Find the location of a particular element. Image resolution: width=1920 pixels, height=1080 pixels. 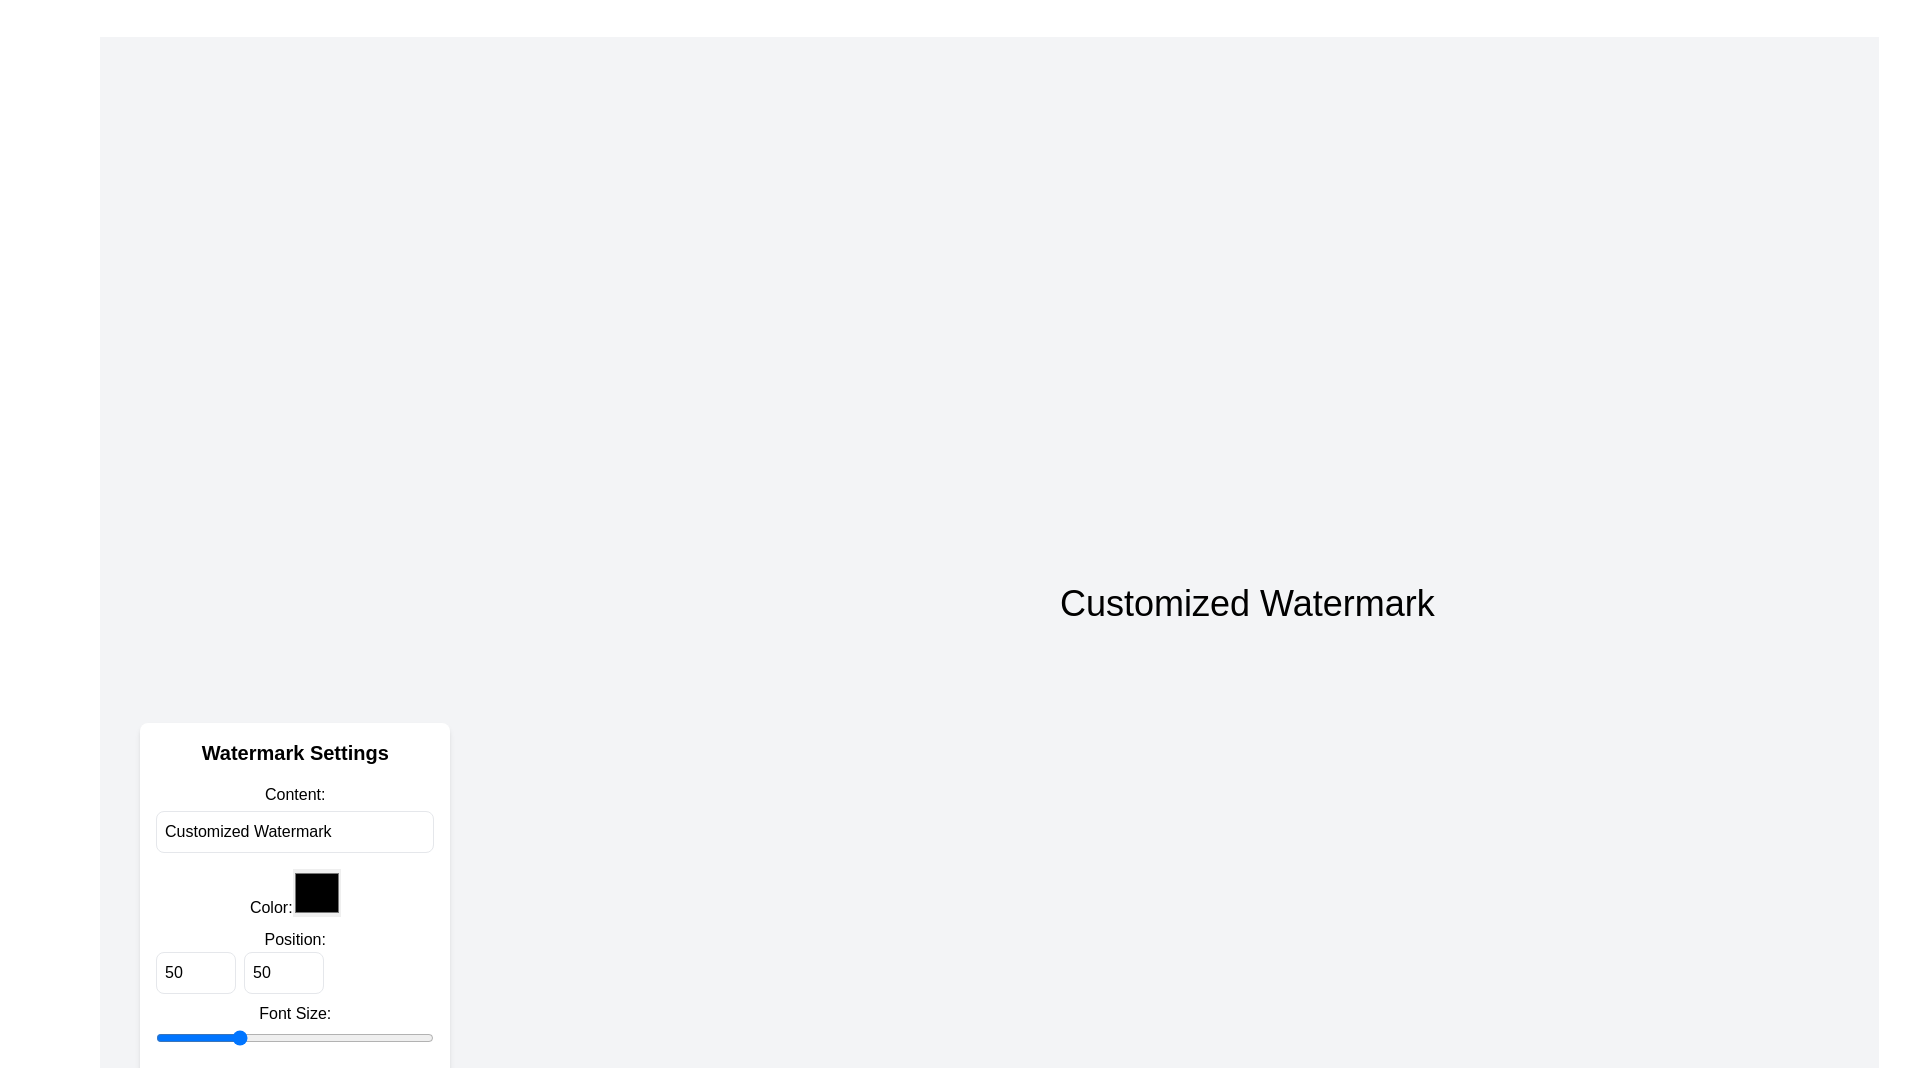

the font size is located at coordinates (369, 1036).